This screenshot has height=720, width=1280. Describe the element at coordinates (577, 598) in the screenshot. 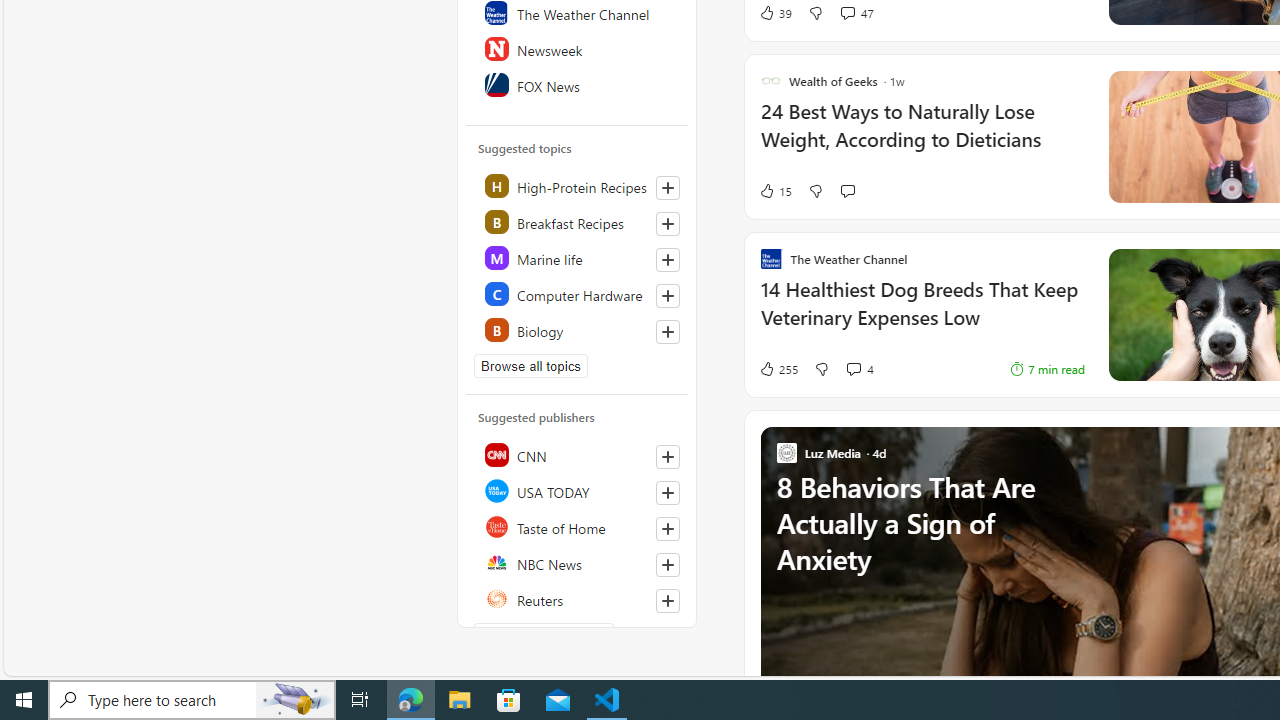

I see `'Reuters'` at that location.